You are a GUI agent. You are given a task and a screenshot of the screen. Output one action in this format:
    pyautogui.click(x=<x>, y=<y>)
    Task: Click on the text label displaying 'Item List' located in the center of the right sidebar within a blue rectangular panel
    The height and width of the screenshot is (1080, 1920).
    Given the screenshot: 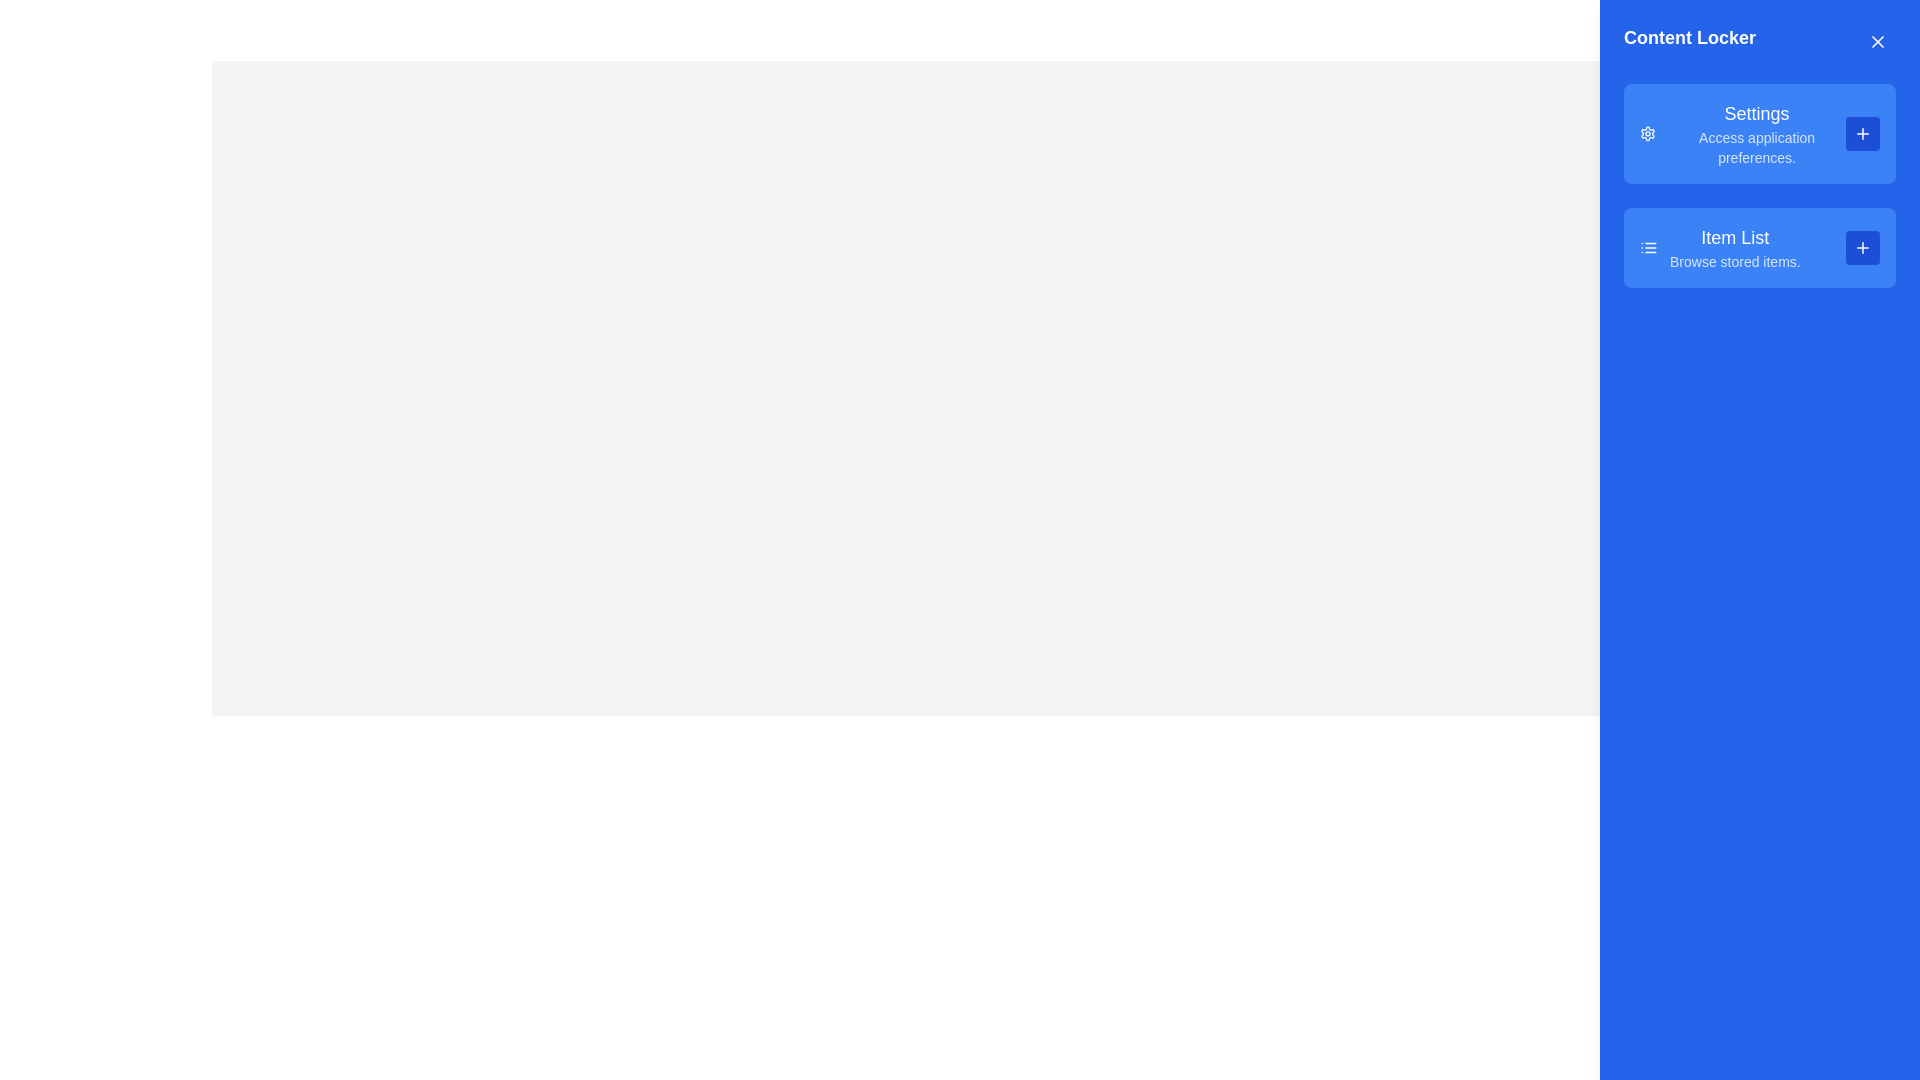 What is the action you would take?
    pyautogui.click(x=1734, y=237)
    